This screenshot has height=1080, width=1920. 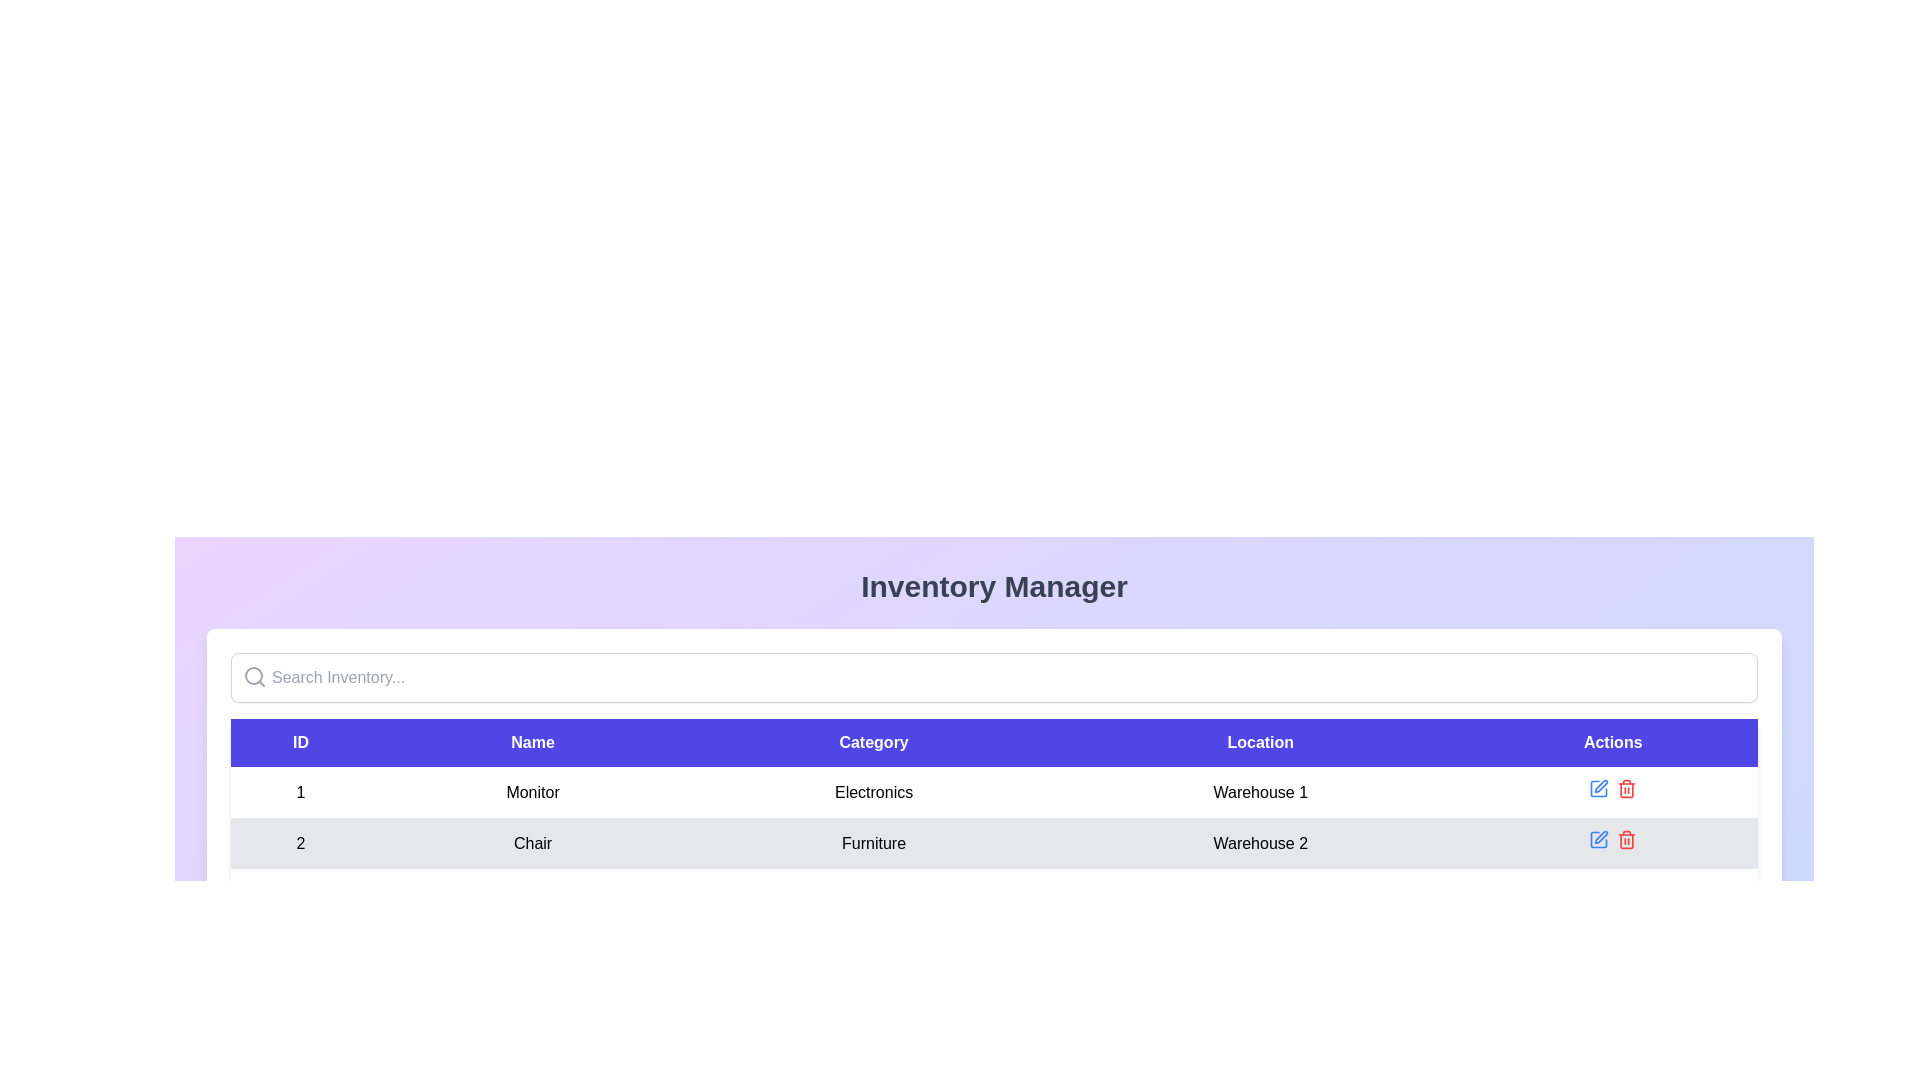 What do you see at coordinates (532, 791) in the screenshot?
I see `the text element displaying 'Monitor' in the first data row of the table under the 'Name' column` at bounding box center [532, 791].